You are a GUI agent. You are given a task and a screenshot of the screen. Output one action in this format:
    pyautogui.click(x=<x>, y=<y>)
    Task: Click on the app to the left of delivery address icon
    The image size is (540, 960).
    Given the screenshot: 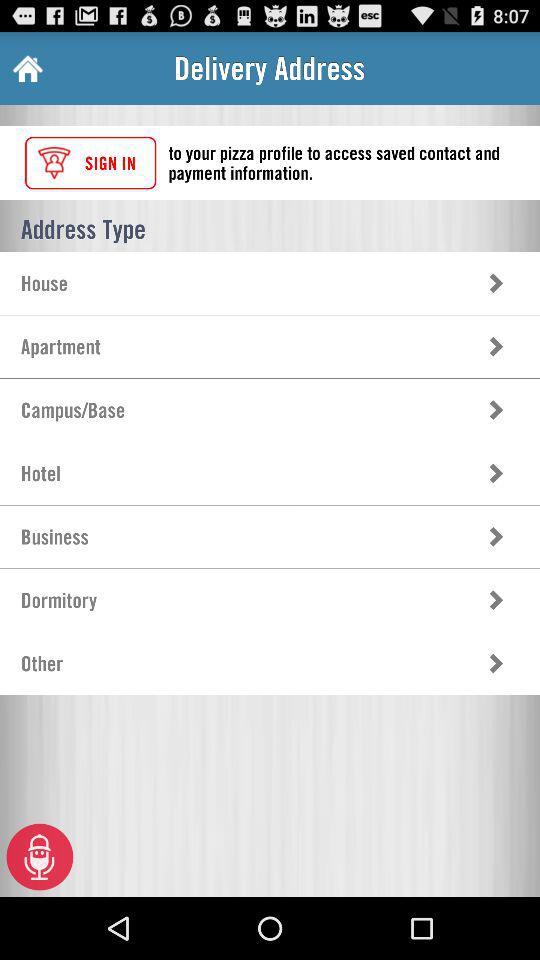 What is the action you would take?
    pyautogui.click(x=25, y=68)
    